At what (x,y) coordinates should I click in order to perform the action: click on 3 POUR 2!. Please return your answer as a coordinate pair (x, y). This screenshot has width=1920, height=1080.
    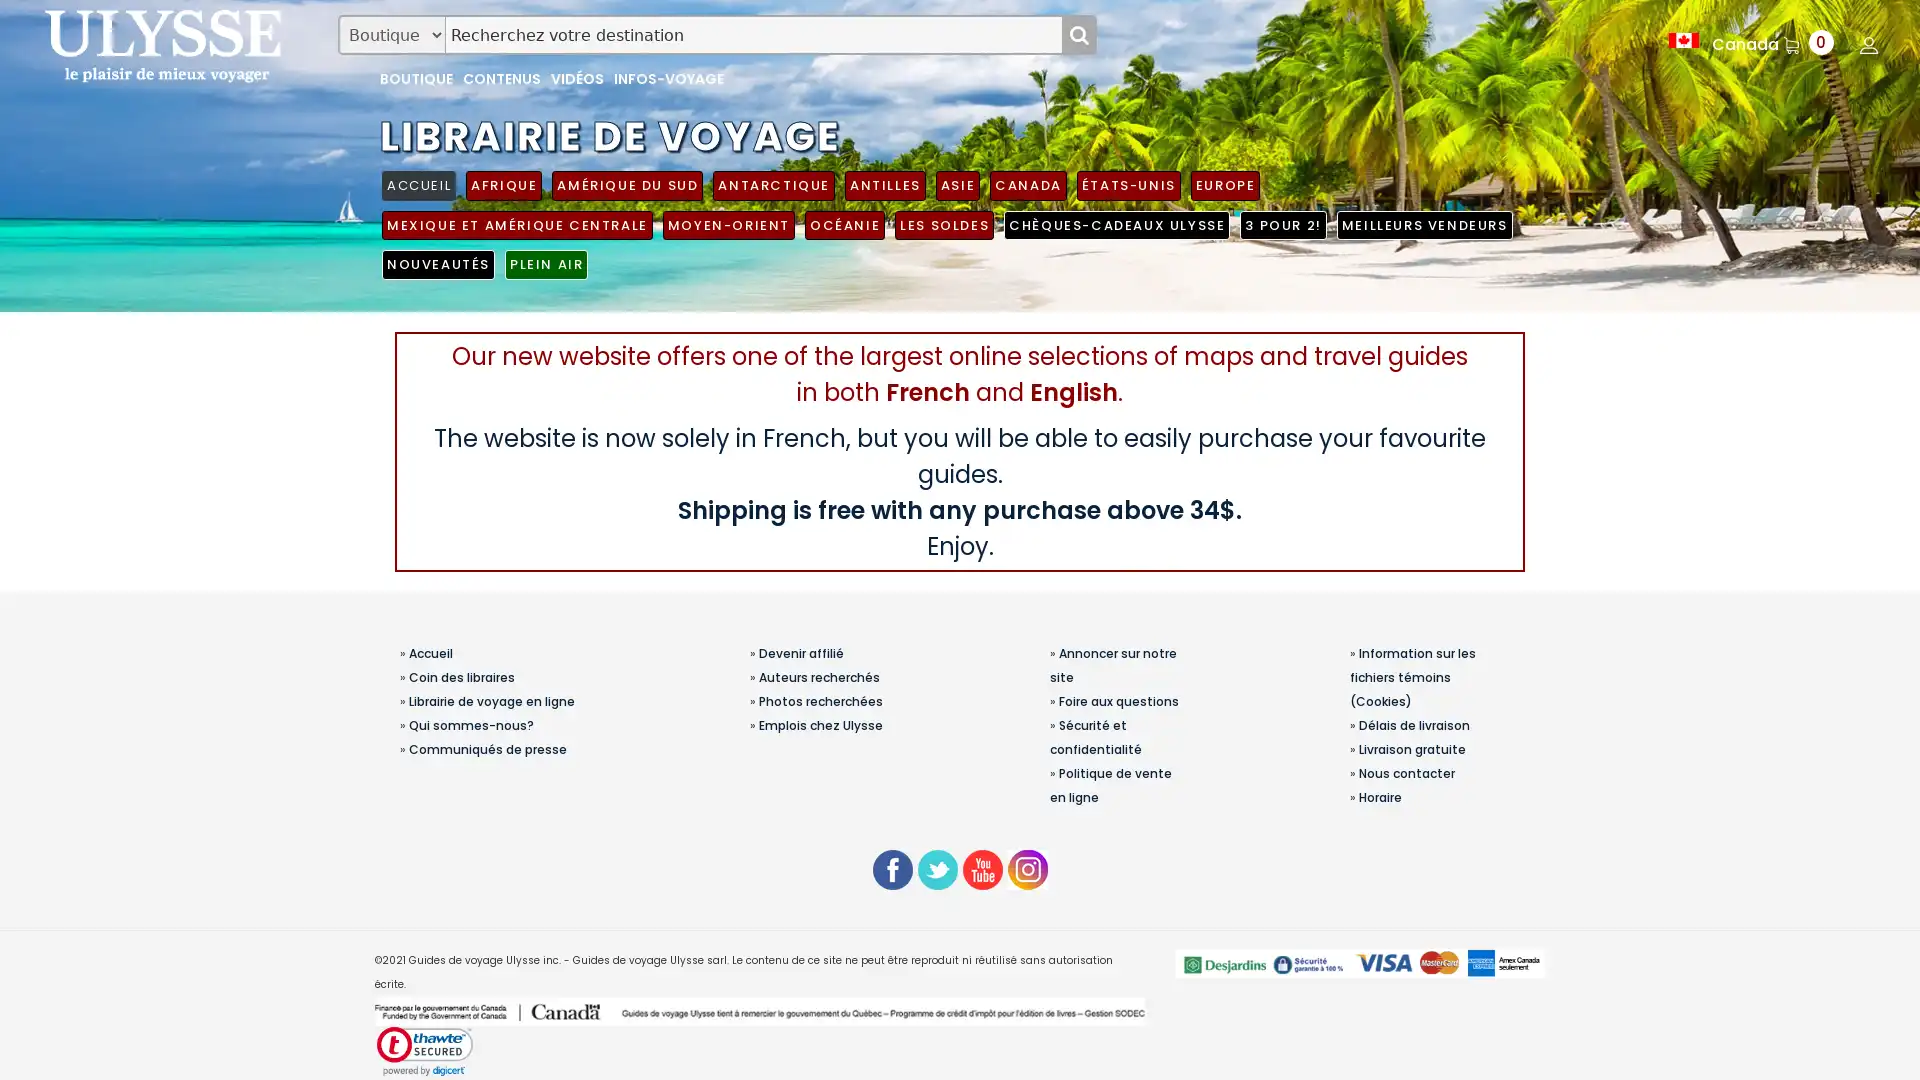
    Looking at the image, I should click on (1282, 224).